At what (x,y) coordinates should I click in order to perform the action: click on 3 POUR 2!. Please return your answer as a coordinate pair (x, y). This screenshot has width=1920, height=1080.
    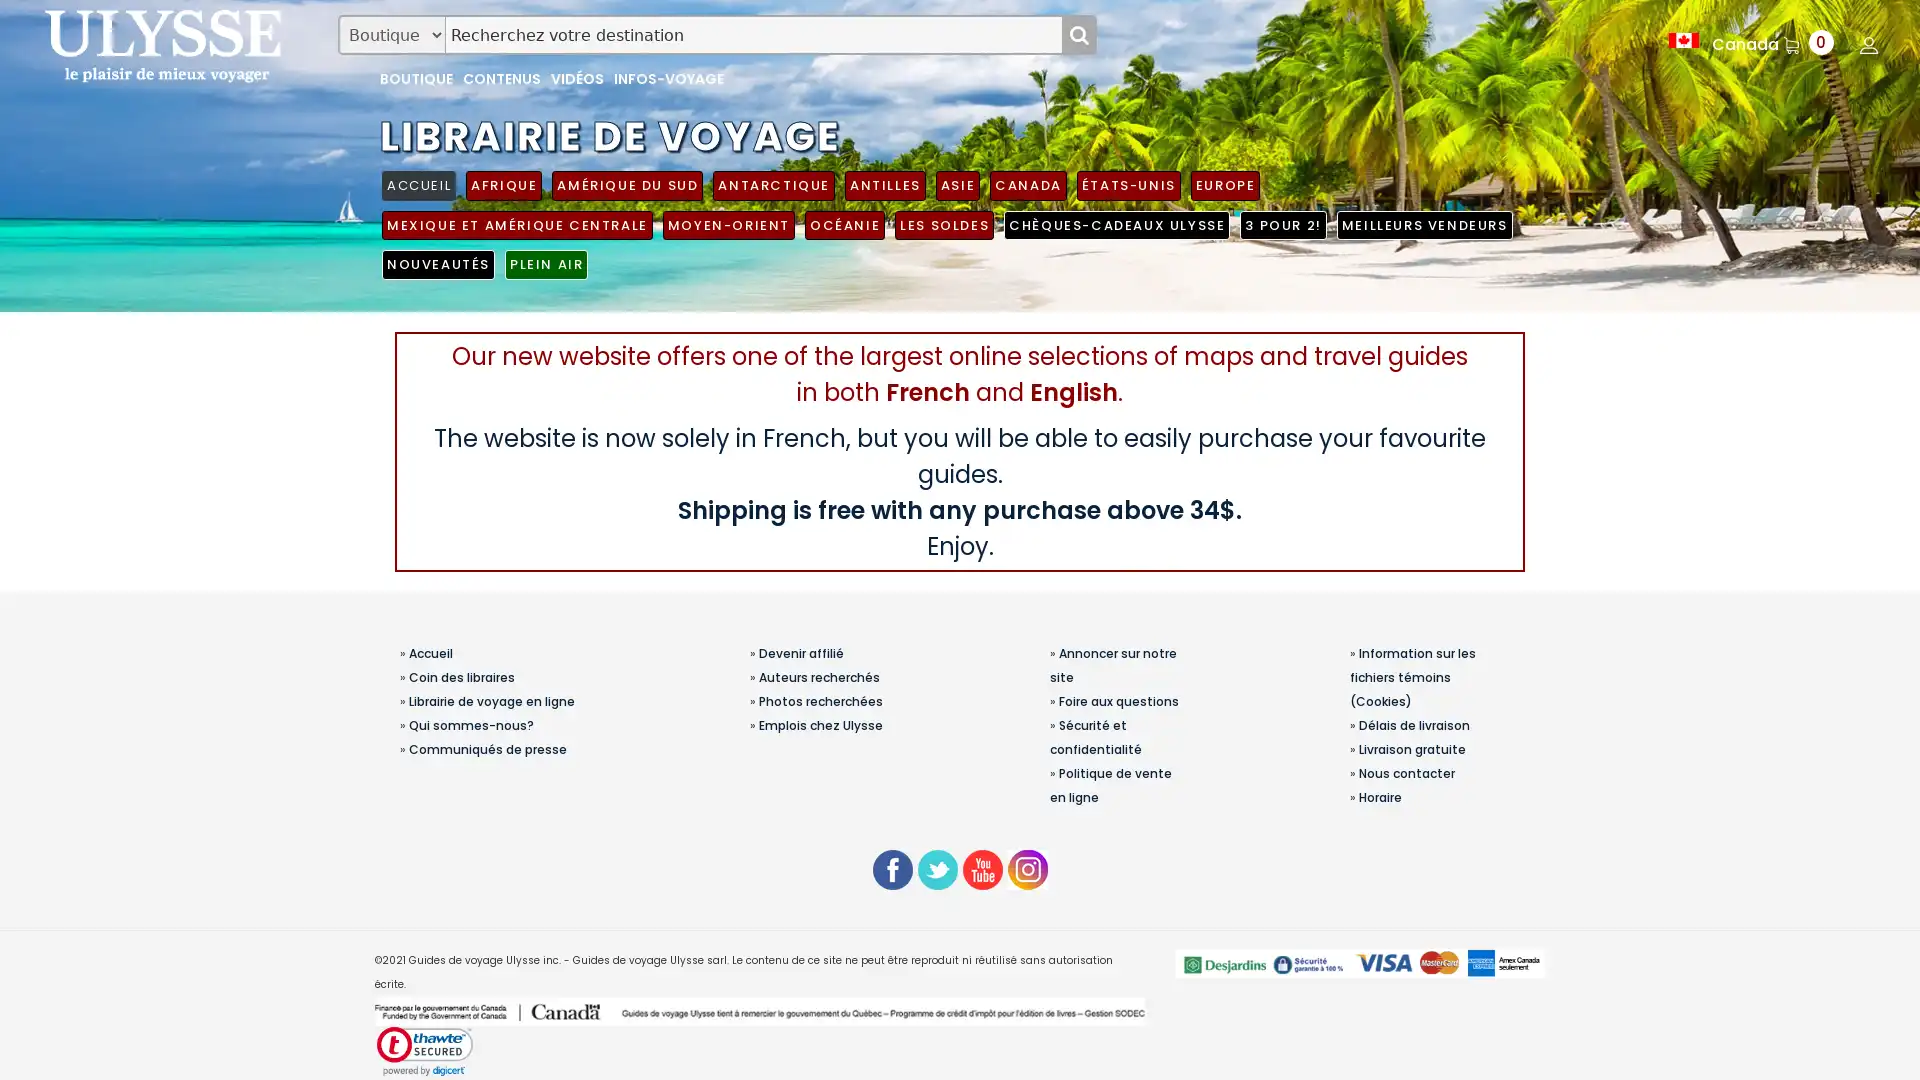
    Looking at the image, I should click on (1282, 224).